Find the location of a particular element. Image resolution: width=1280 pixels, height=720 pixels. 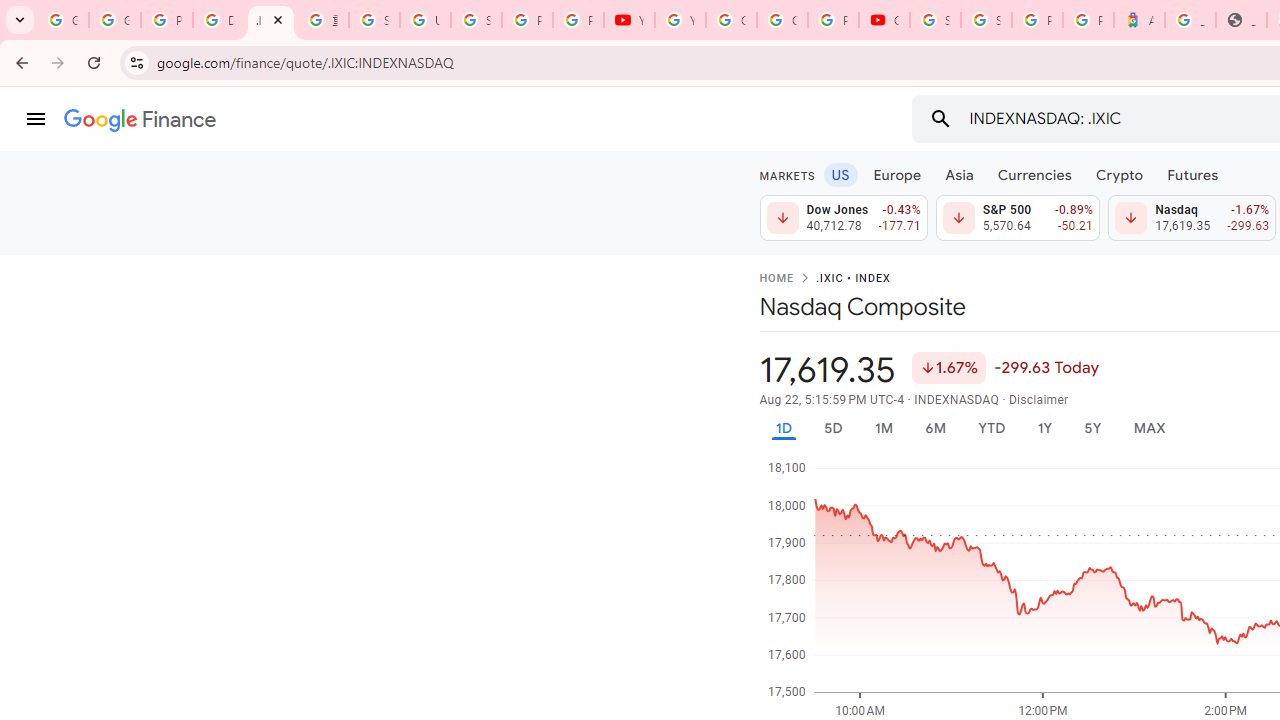

'1M' is located at coordinates (882, 427).